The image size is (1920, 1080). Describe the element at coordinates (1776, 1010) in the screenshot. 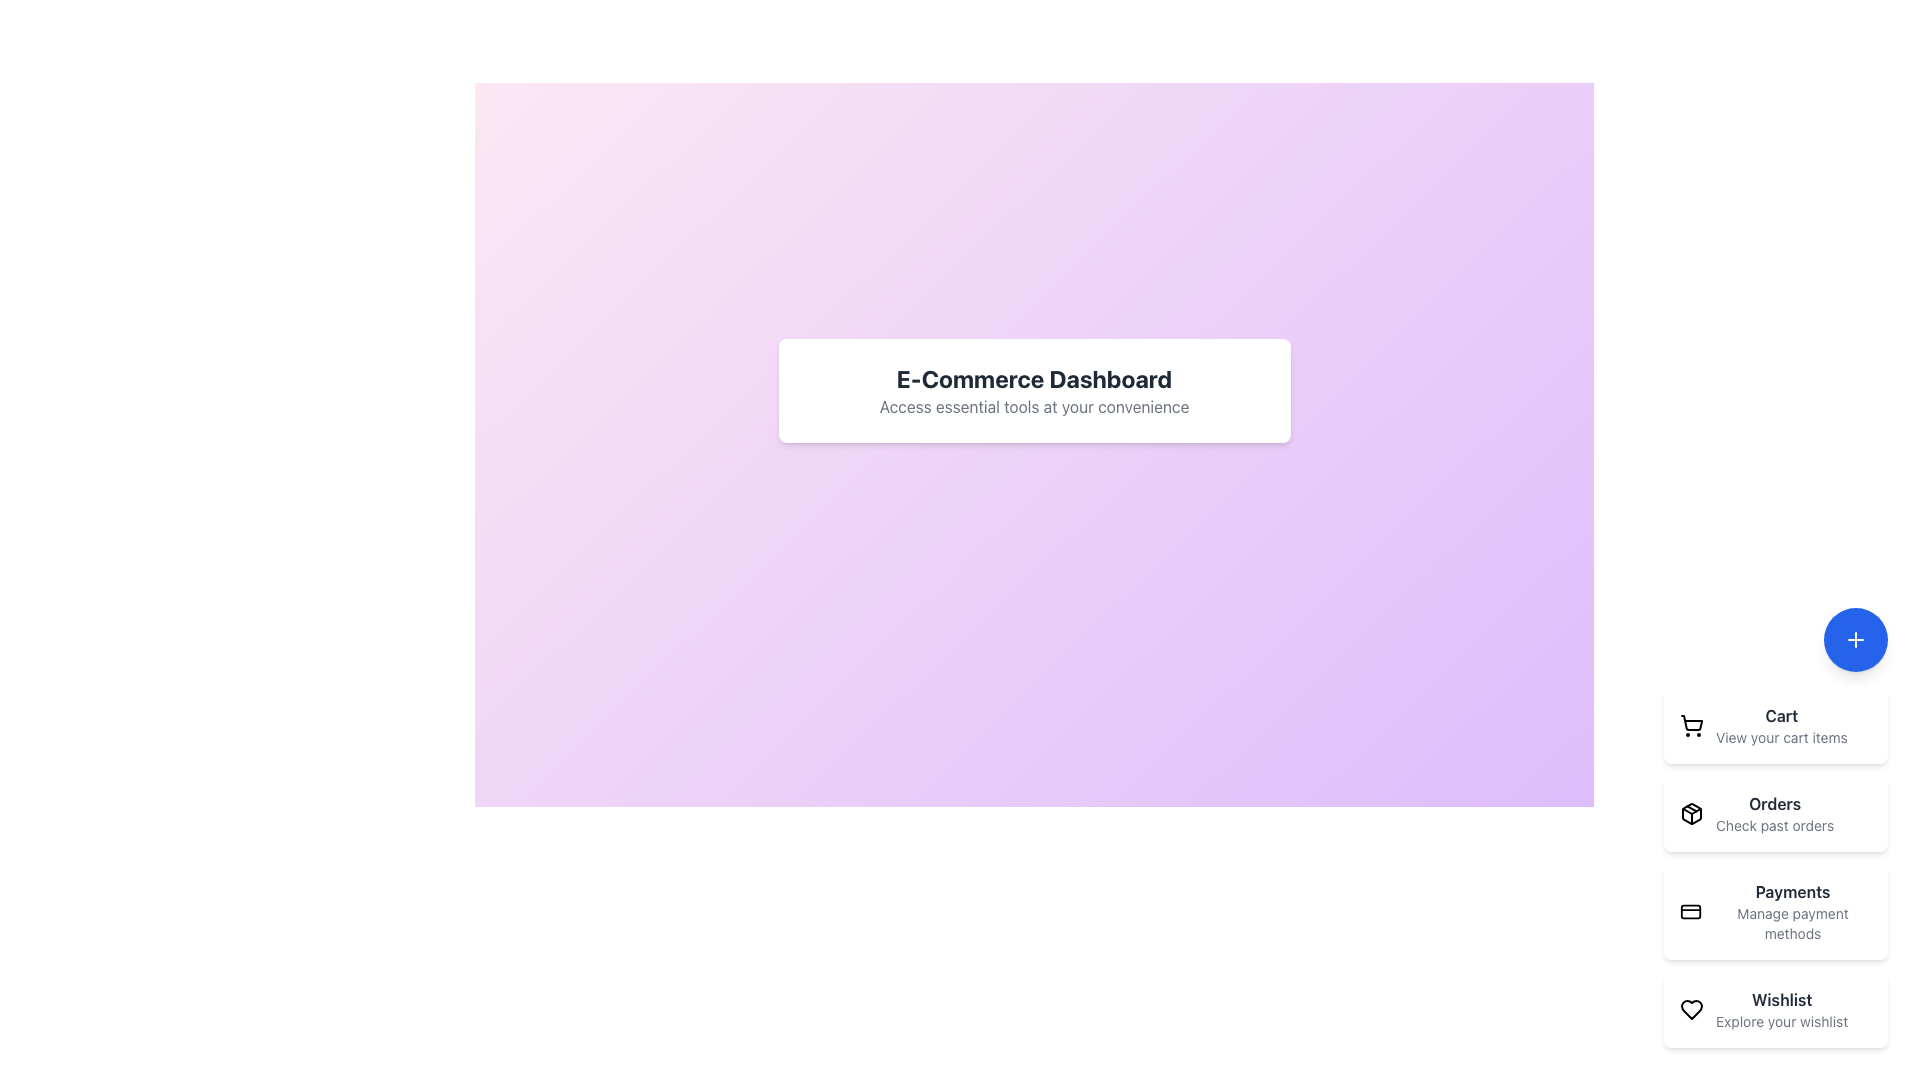

I see `the fourth button element in the vertical list, which is a rectangular card with a black outlined heart icon and the text 'Wishlist'. This action allows you to observe the visual feedback of increased shadow prominence` at that location.